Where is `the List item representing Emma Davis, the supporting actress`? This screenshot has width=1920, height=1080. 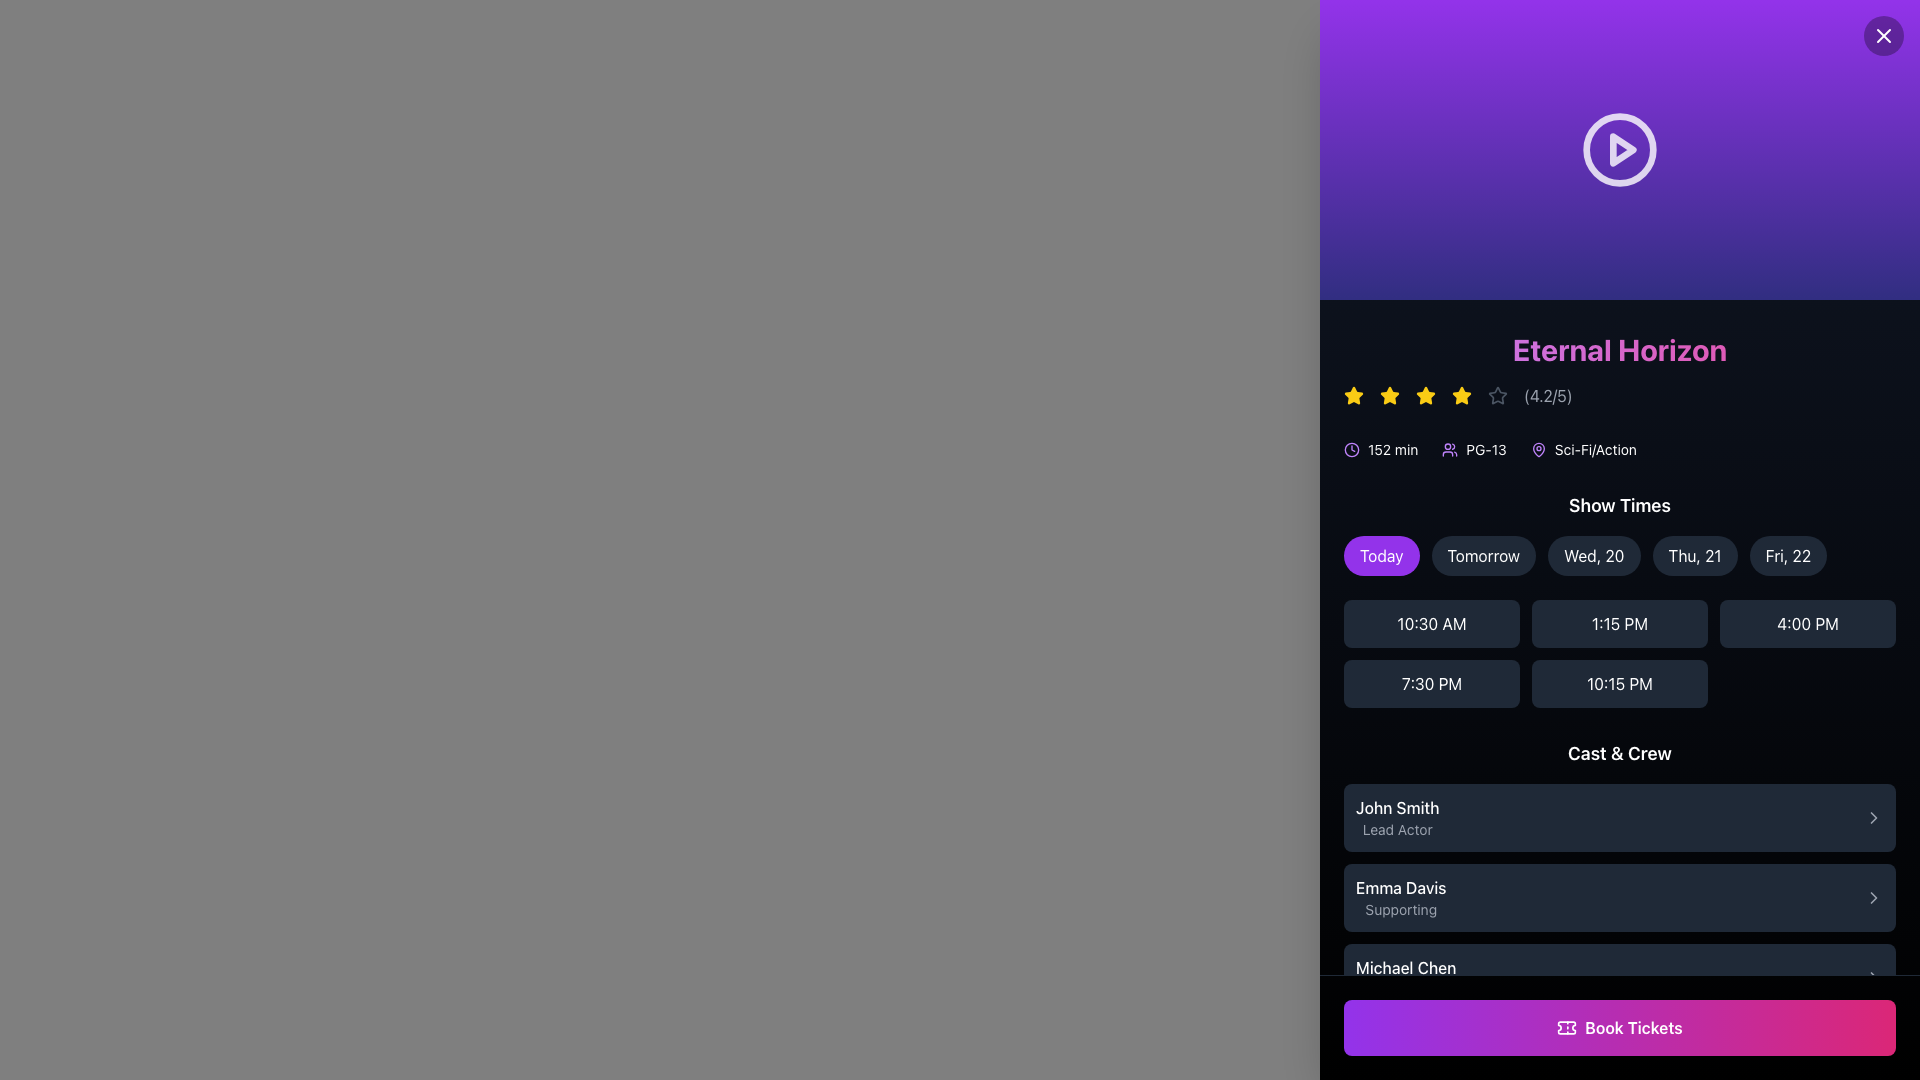
the List item representing Emma Davis, the supporting actress is located at coordinates (1620, 874).